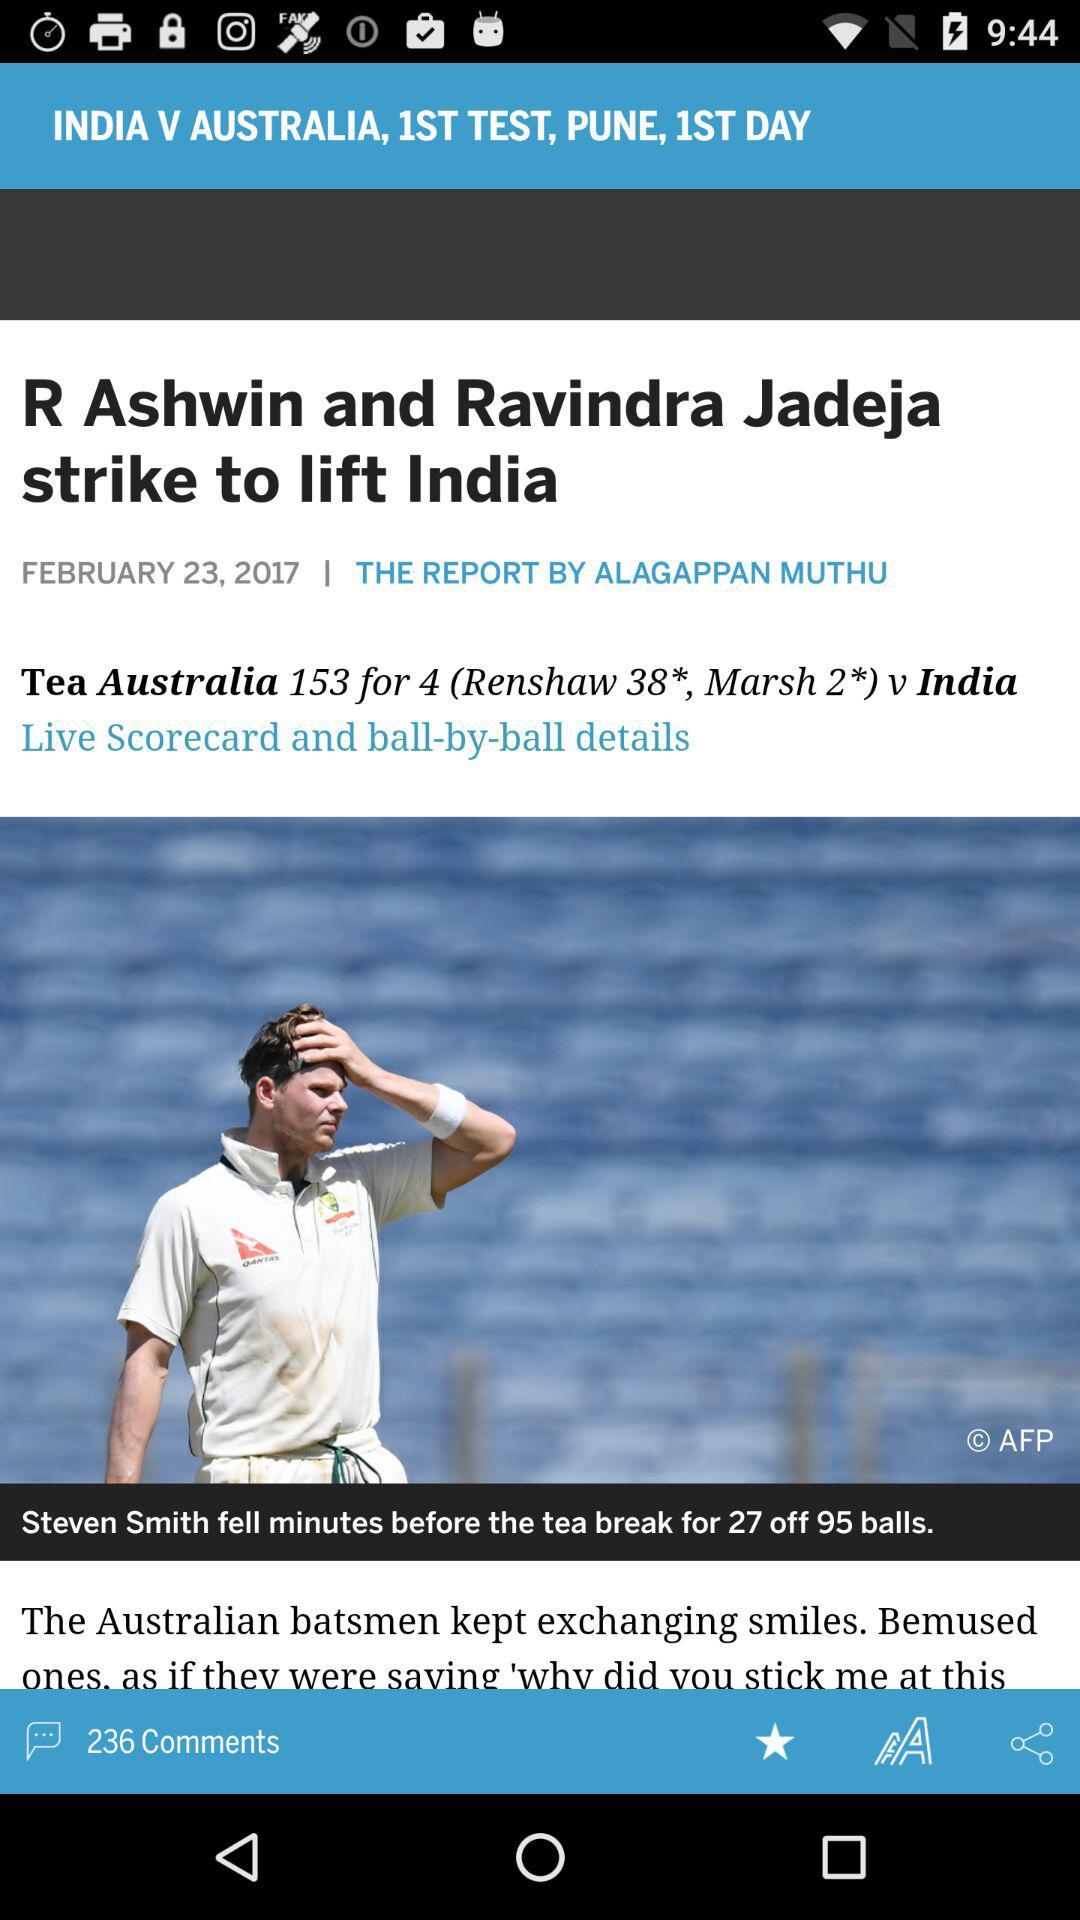 This screenshot has width=1080, height=1920. Describe the element at coordinates (1032, 1865) in the screenshot. I see `the share icon` at that location.